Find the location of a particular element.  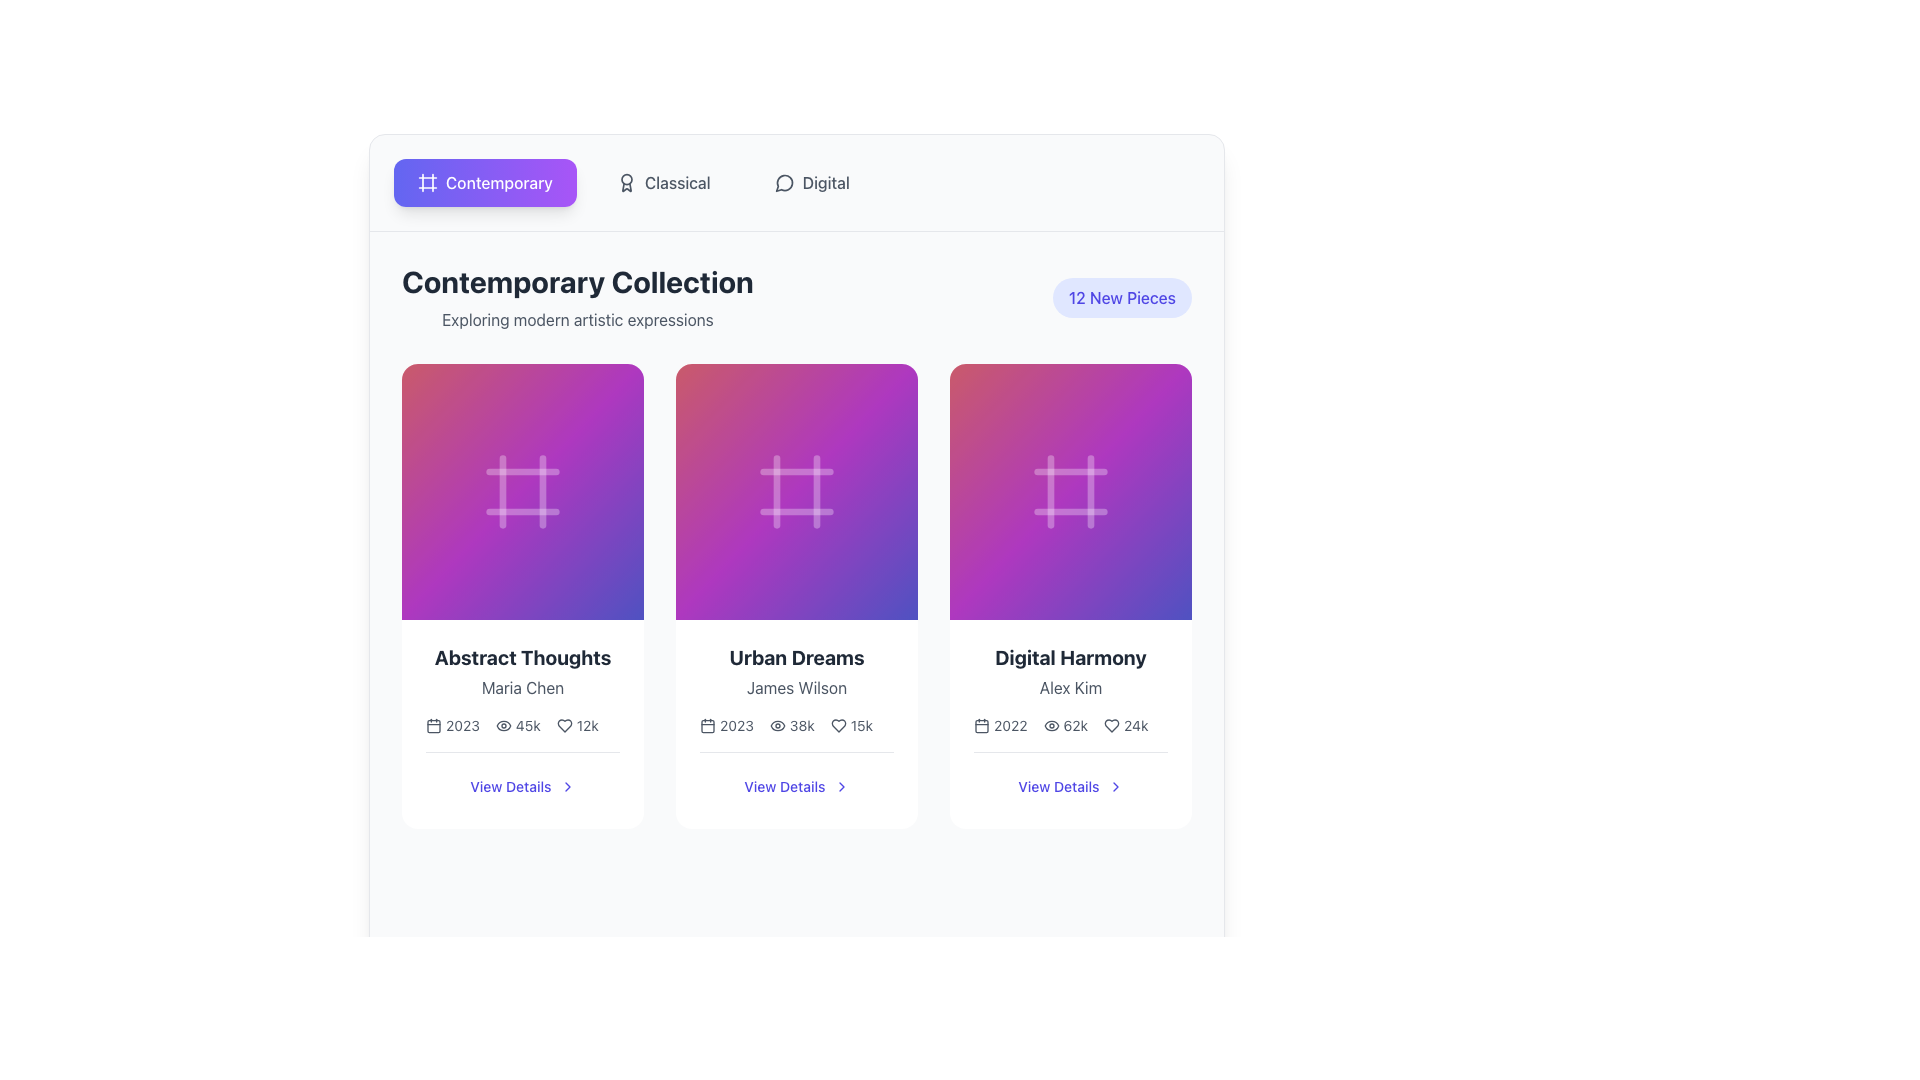

the Metadata display group element that shows '2023', '45k', and '12k' with respective icons for year, views, and likes, located at the lower part of the first card in the grid layout is located at coordinates (512, 725).